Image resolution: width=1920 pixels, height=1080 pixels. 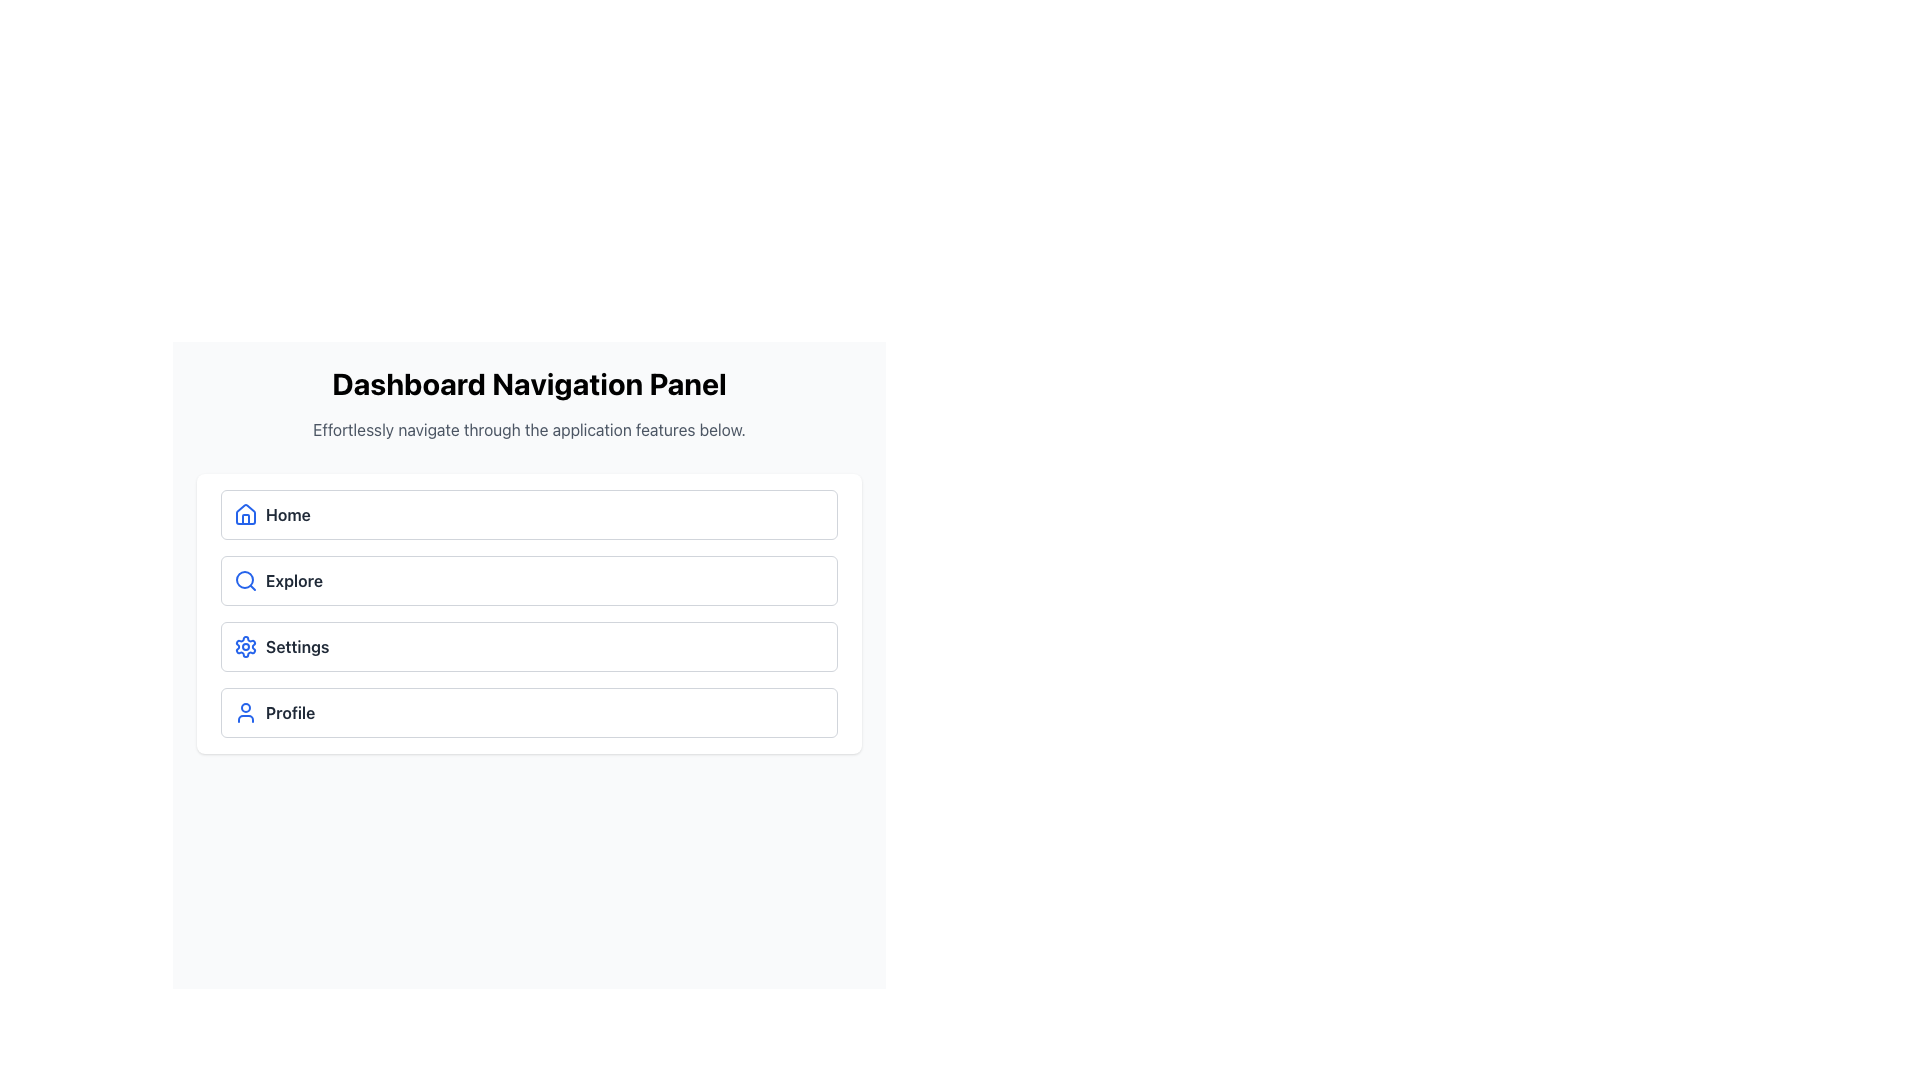 I want to click on 'Home' text label, which is styled in bold dark gray and is part of the navigation items at the top of the list, so click(x=287, y=514).